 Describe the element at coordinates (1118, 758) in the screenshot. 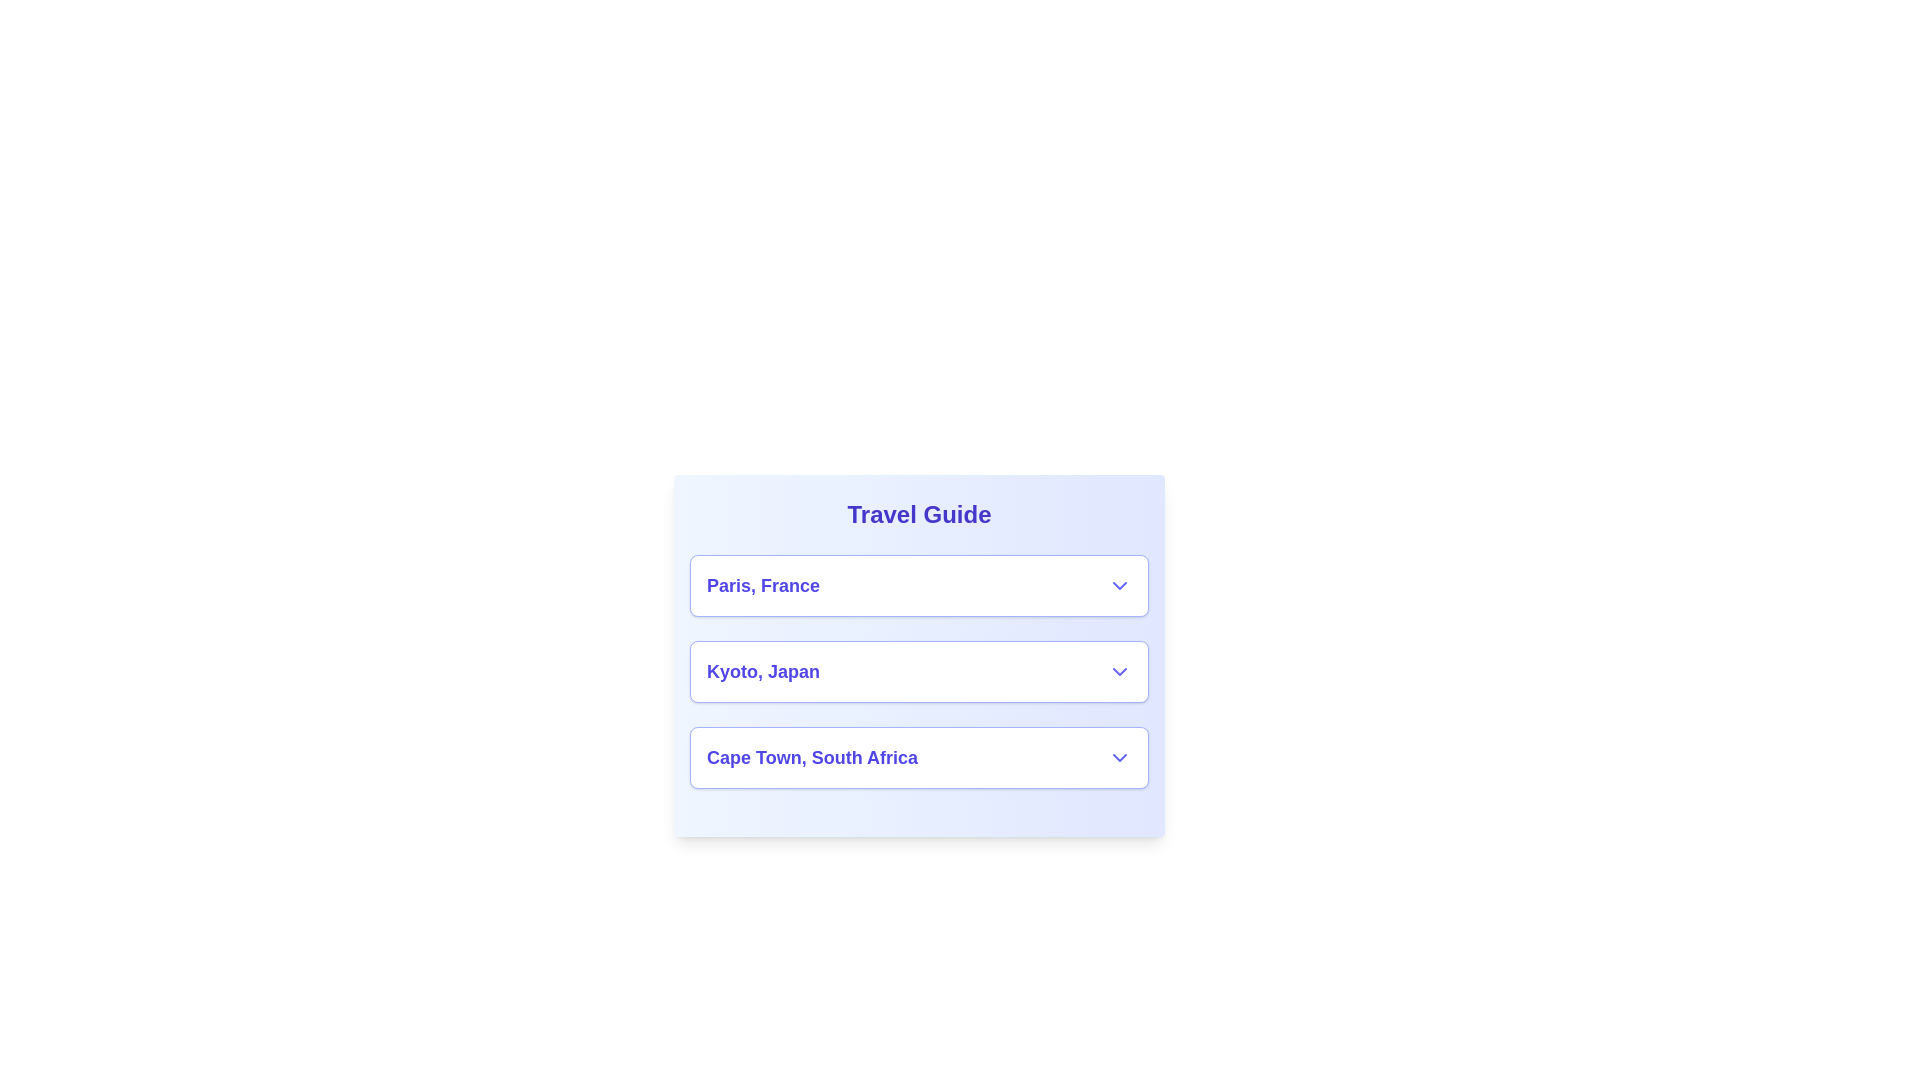

I see `the Dropdown indicator icon located at the right end of the row containing 'Cape Town, South Africa'` at that location.